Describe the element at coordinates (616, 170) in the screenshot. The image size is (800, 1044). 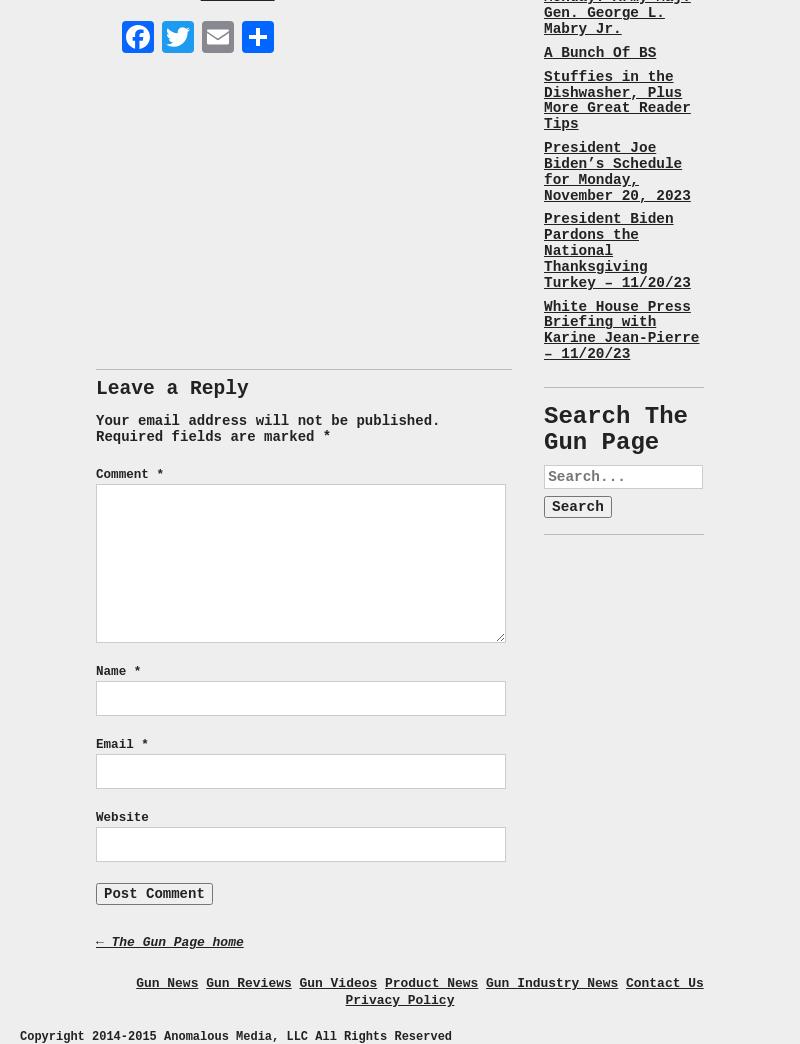
I see `'President Joe Biden’s Schedule for Monday, November 20, 2023'` at that location.